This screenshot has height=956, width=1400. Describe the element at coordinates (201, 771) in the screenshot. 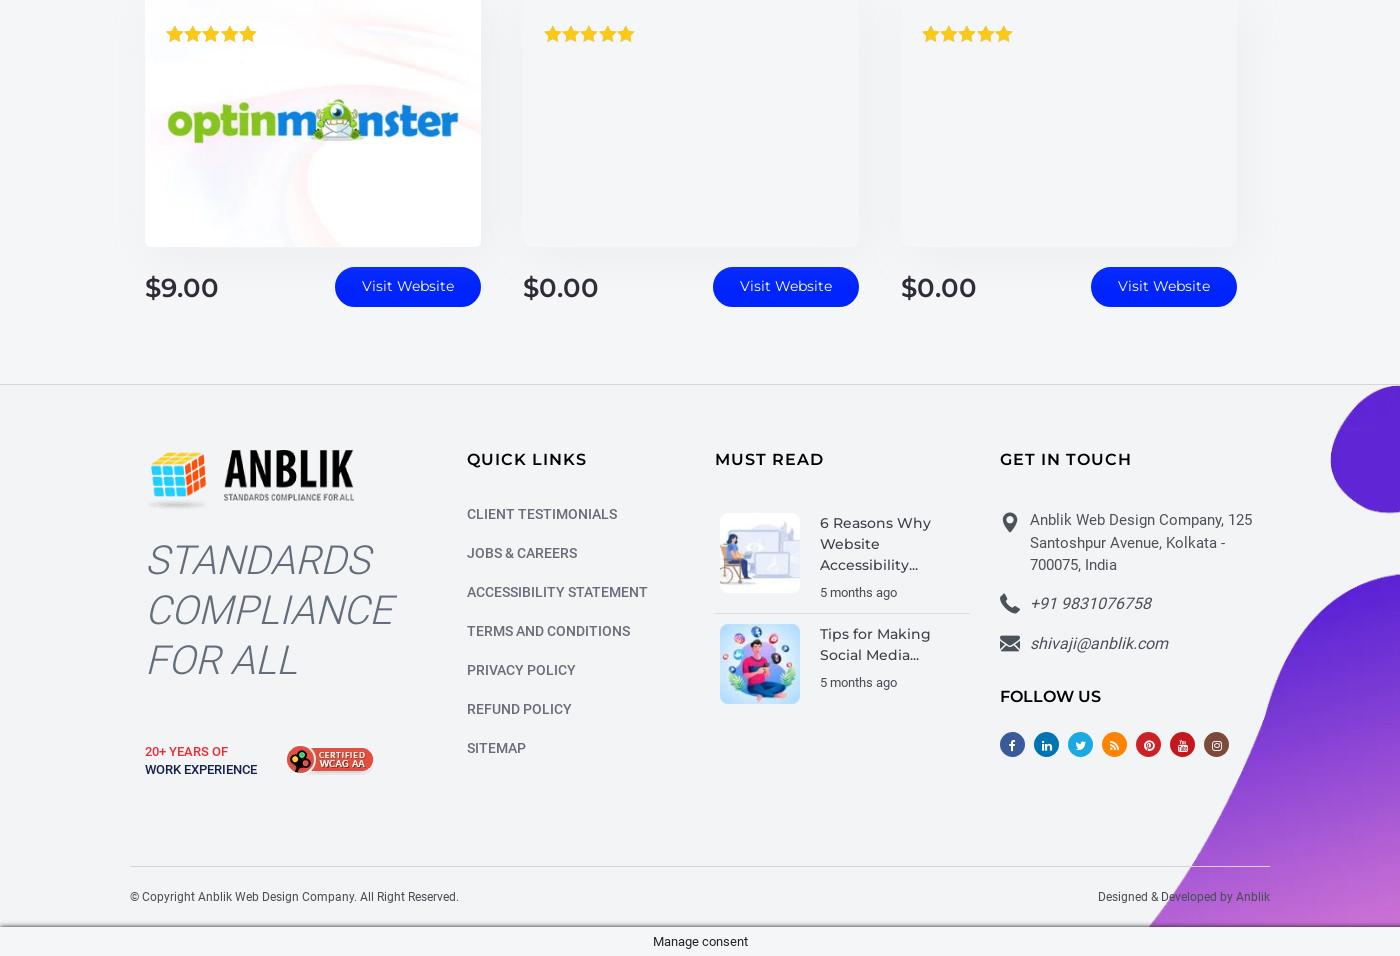

I see `'Work experience'` at that location.